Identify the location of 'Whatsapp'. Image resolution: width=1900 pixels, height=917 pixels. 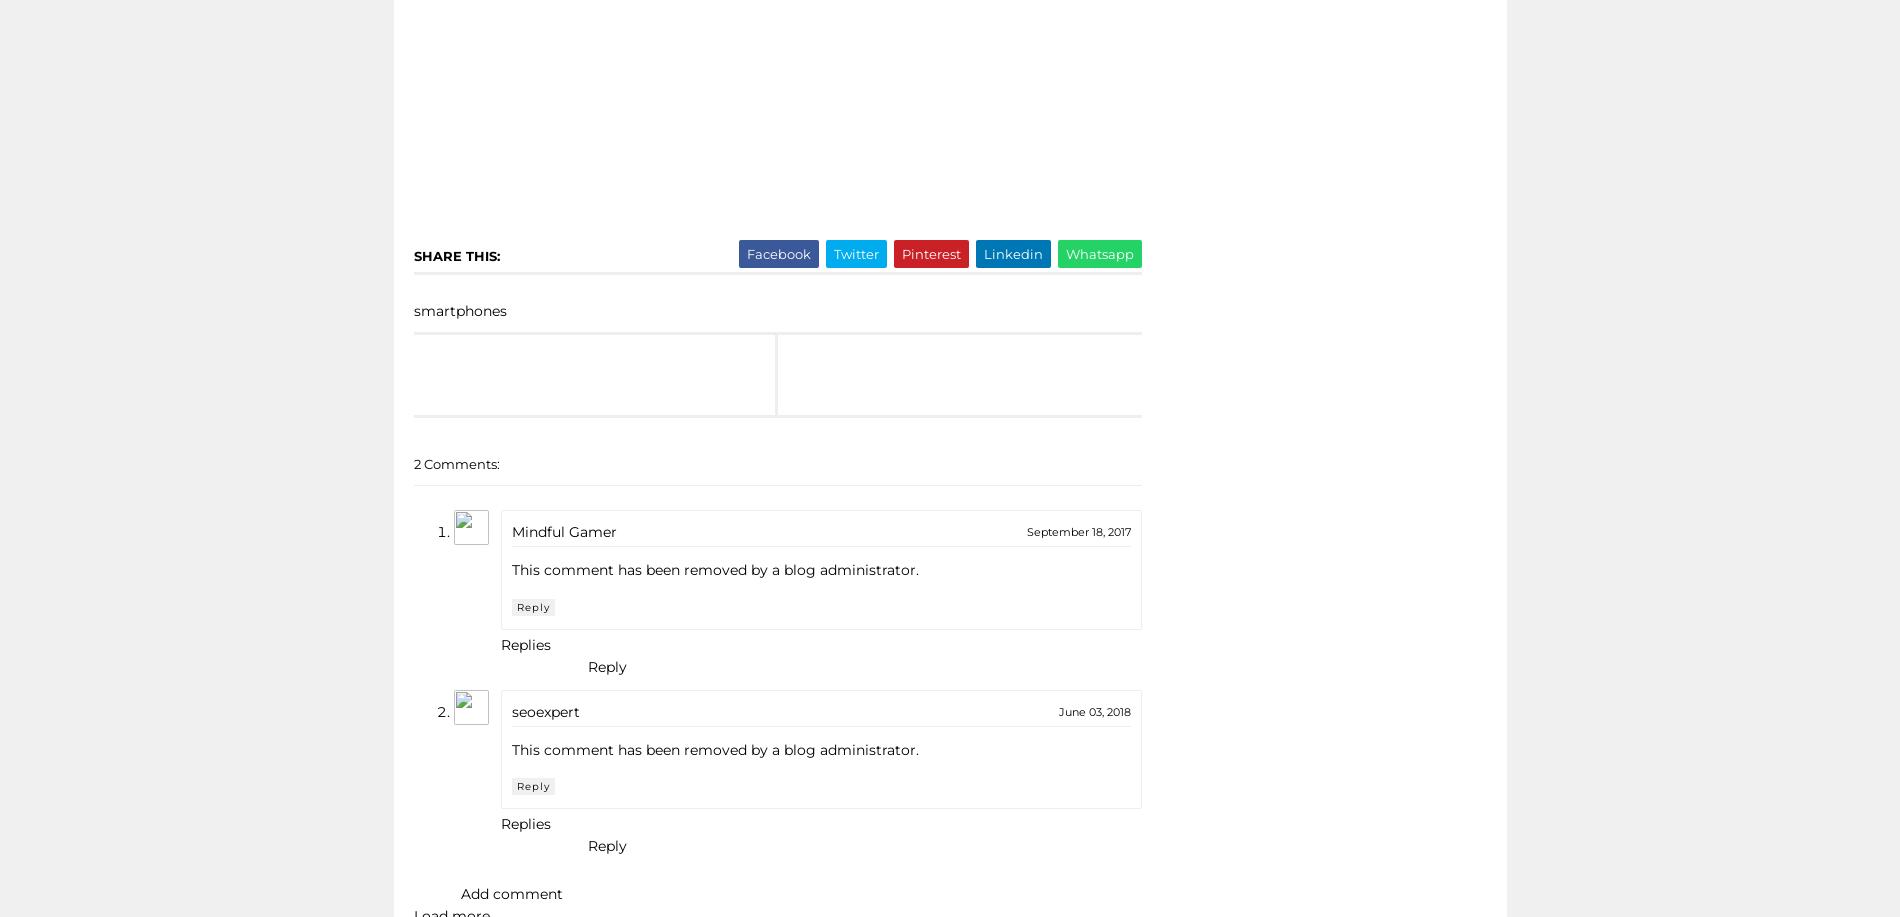
(1064, 252).